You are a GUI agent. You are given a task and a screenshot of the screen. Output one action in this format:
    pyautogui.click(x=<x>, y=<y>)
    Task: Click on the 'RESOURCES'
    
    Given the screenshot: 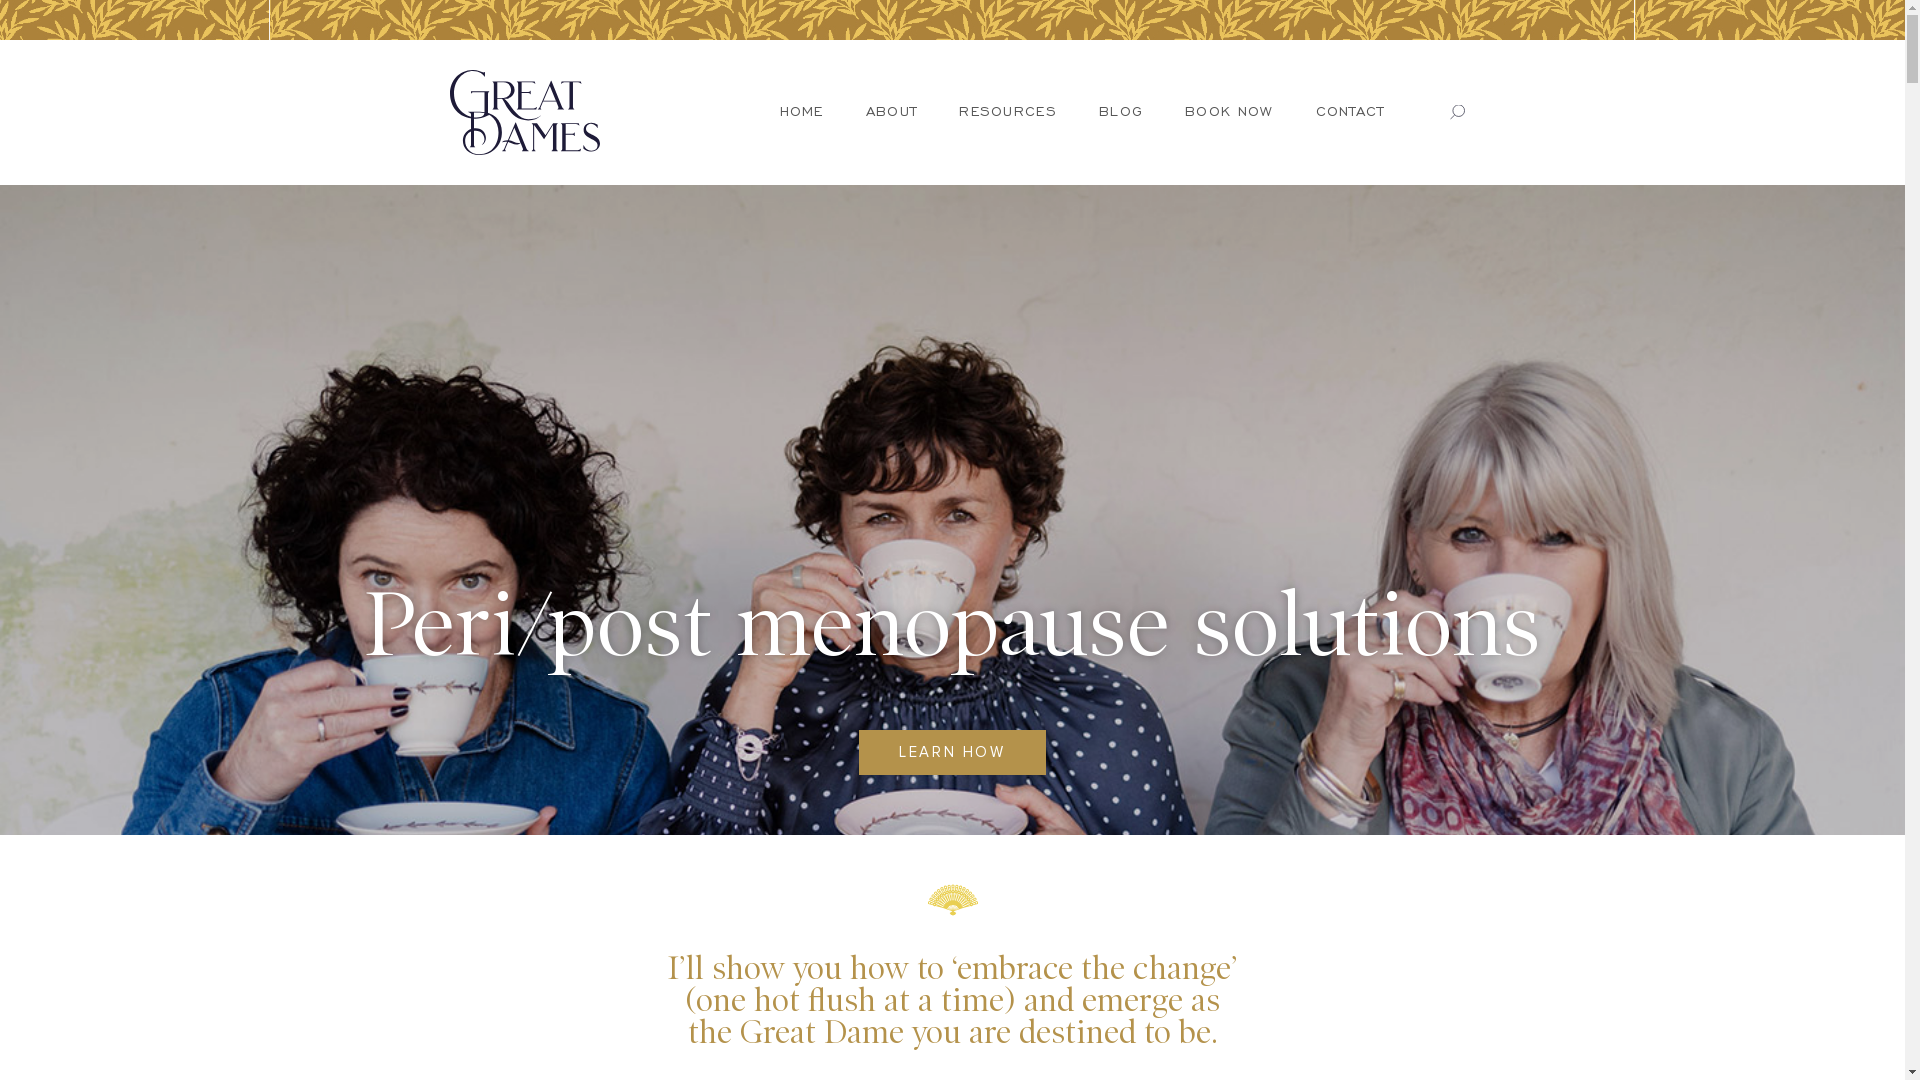 What is the action you would take?
    pyautogui.click(x=1008, y=111)
    